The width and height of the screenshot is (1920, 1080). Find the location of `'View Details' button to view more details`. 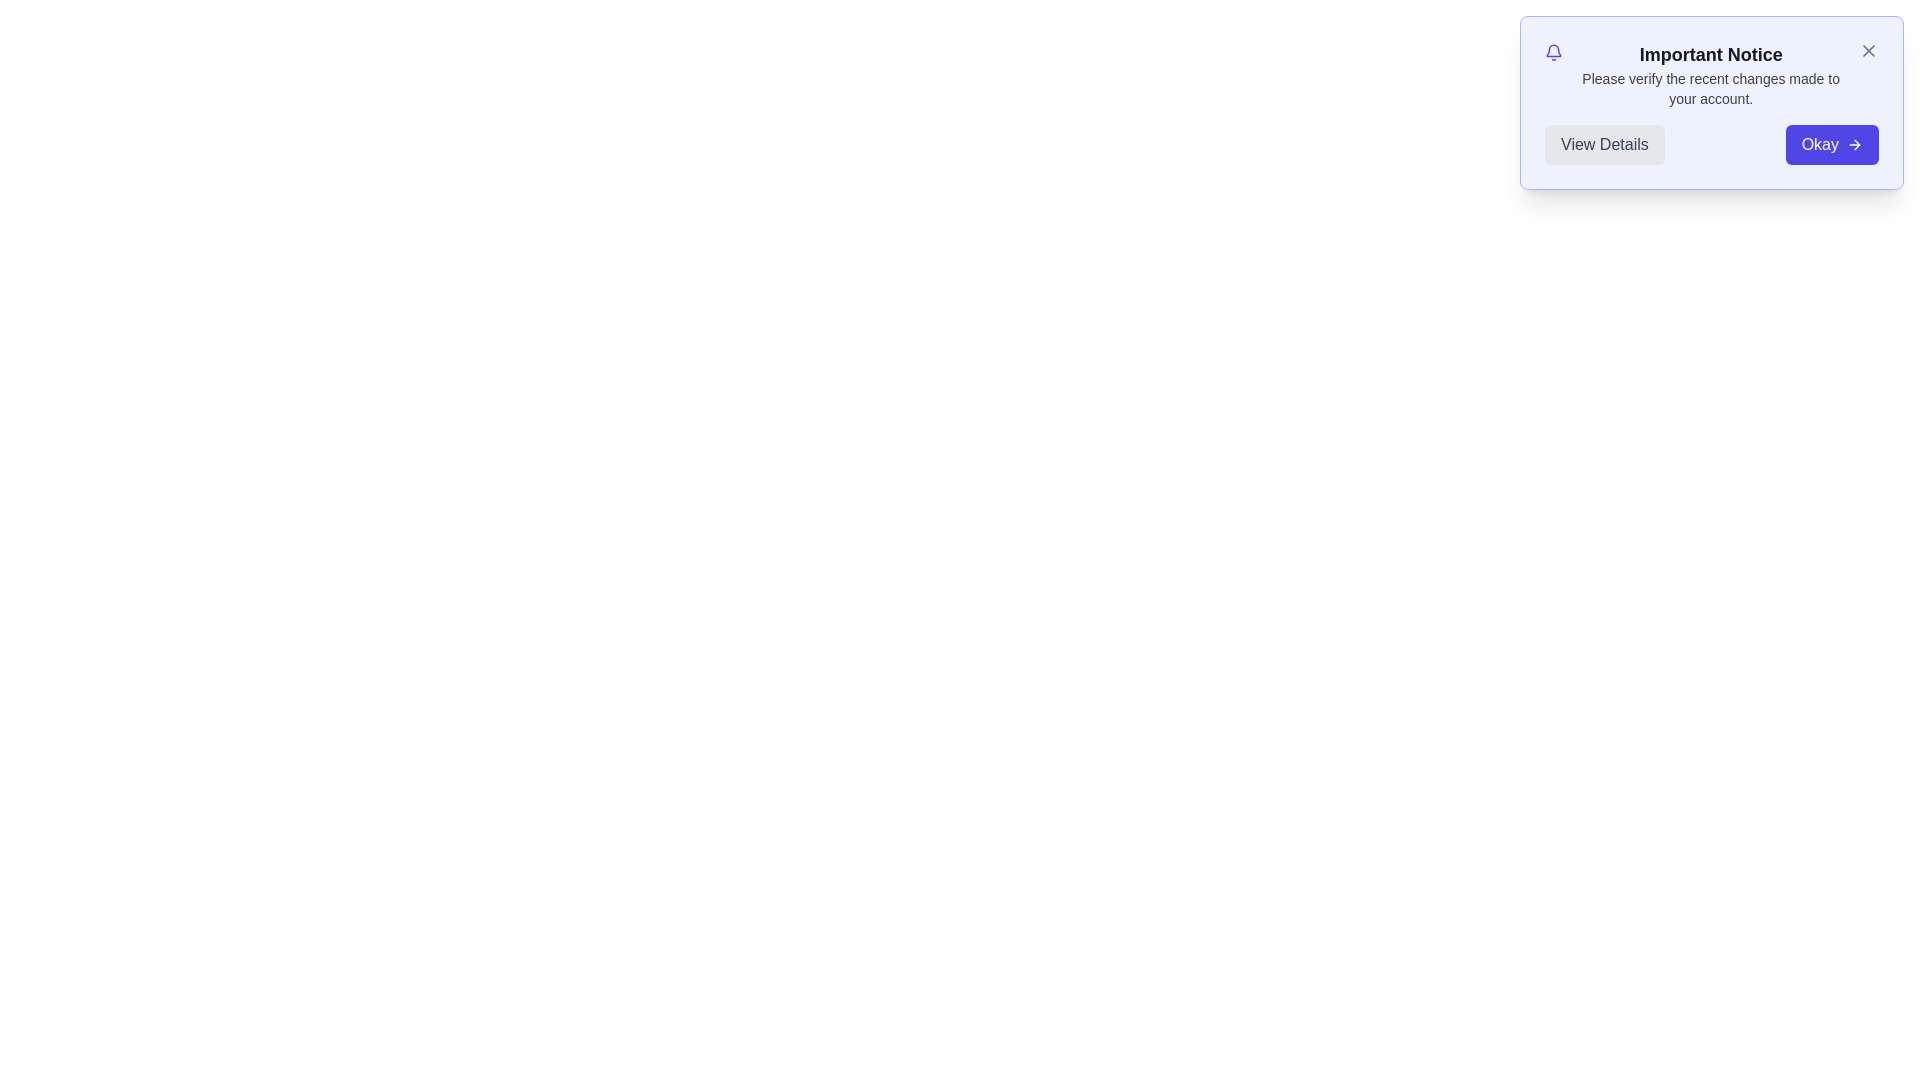

'View Details' button to view more details is located at coordinates (1604, 144).